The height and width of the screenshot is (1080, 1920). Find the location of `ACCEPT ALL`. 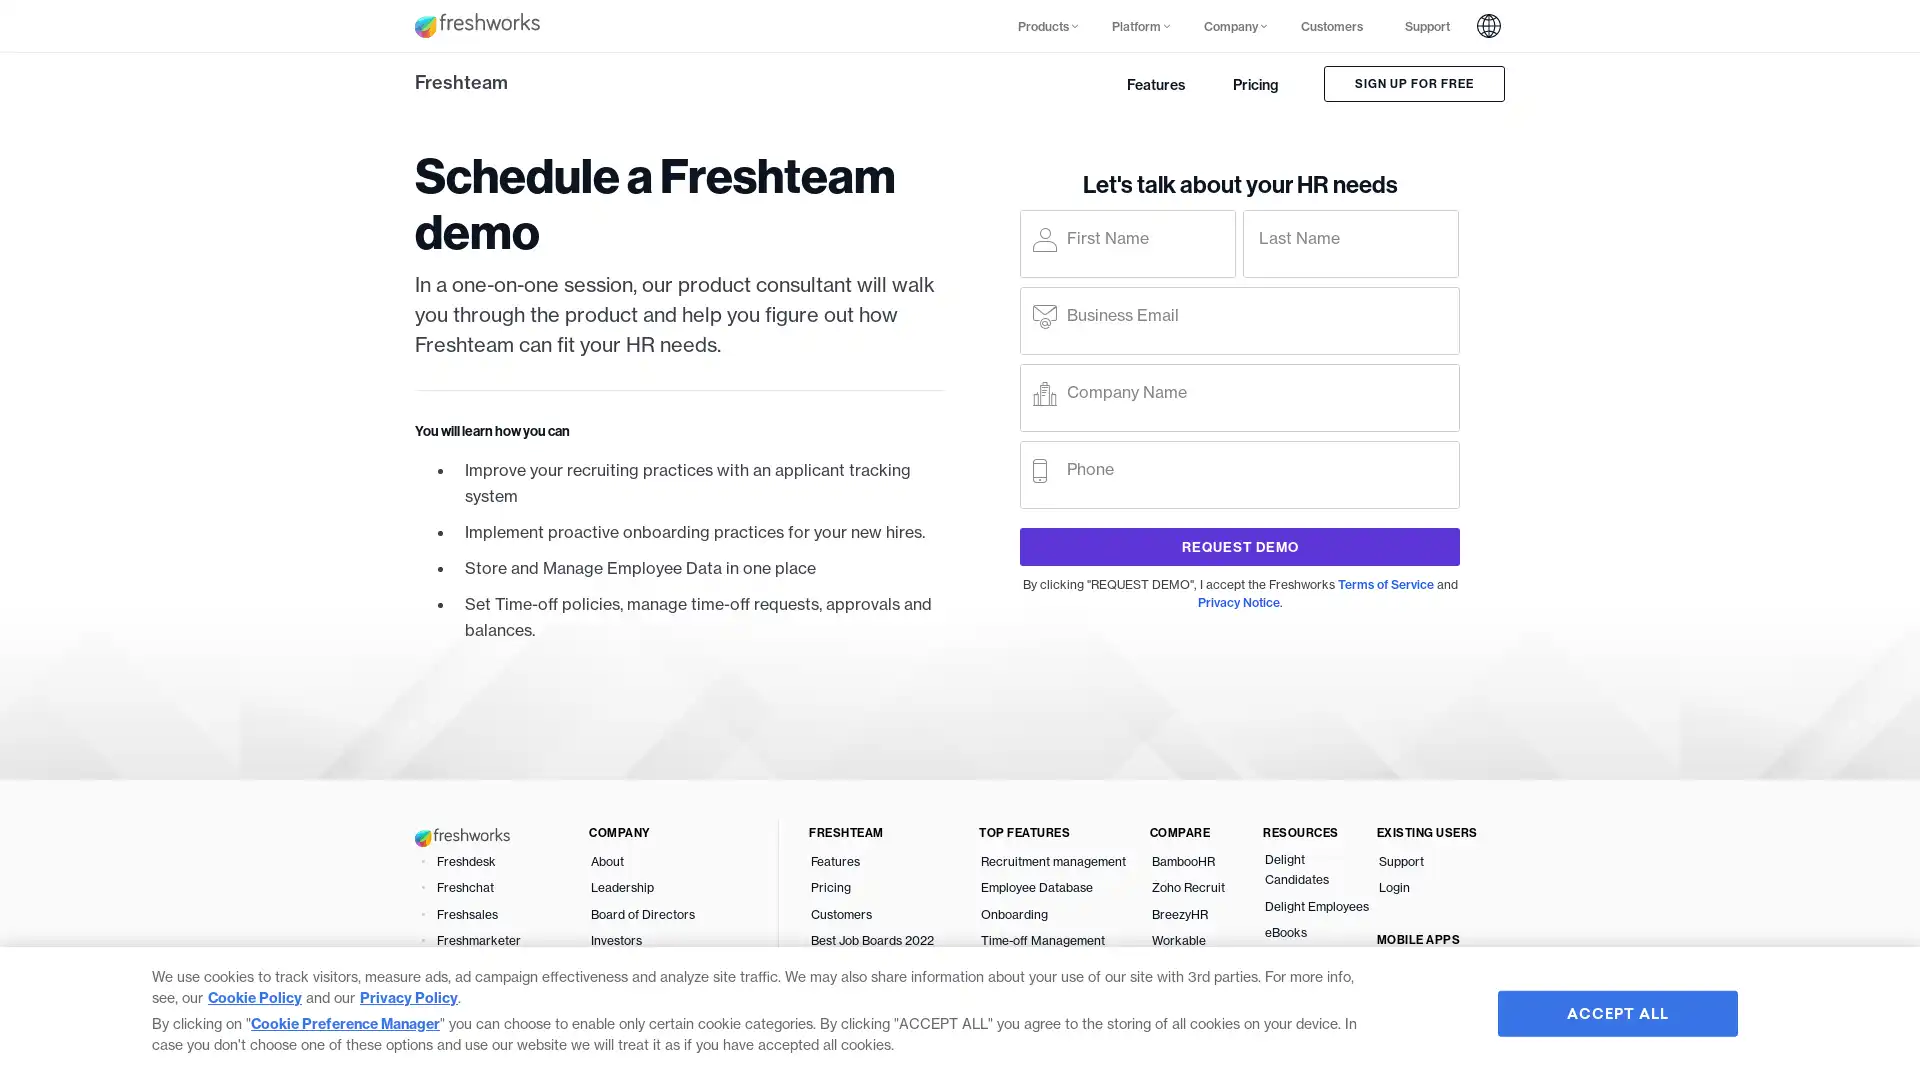

ACCEPT ALL is located at coordinates (1617, 1013).